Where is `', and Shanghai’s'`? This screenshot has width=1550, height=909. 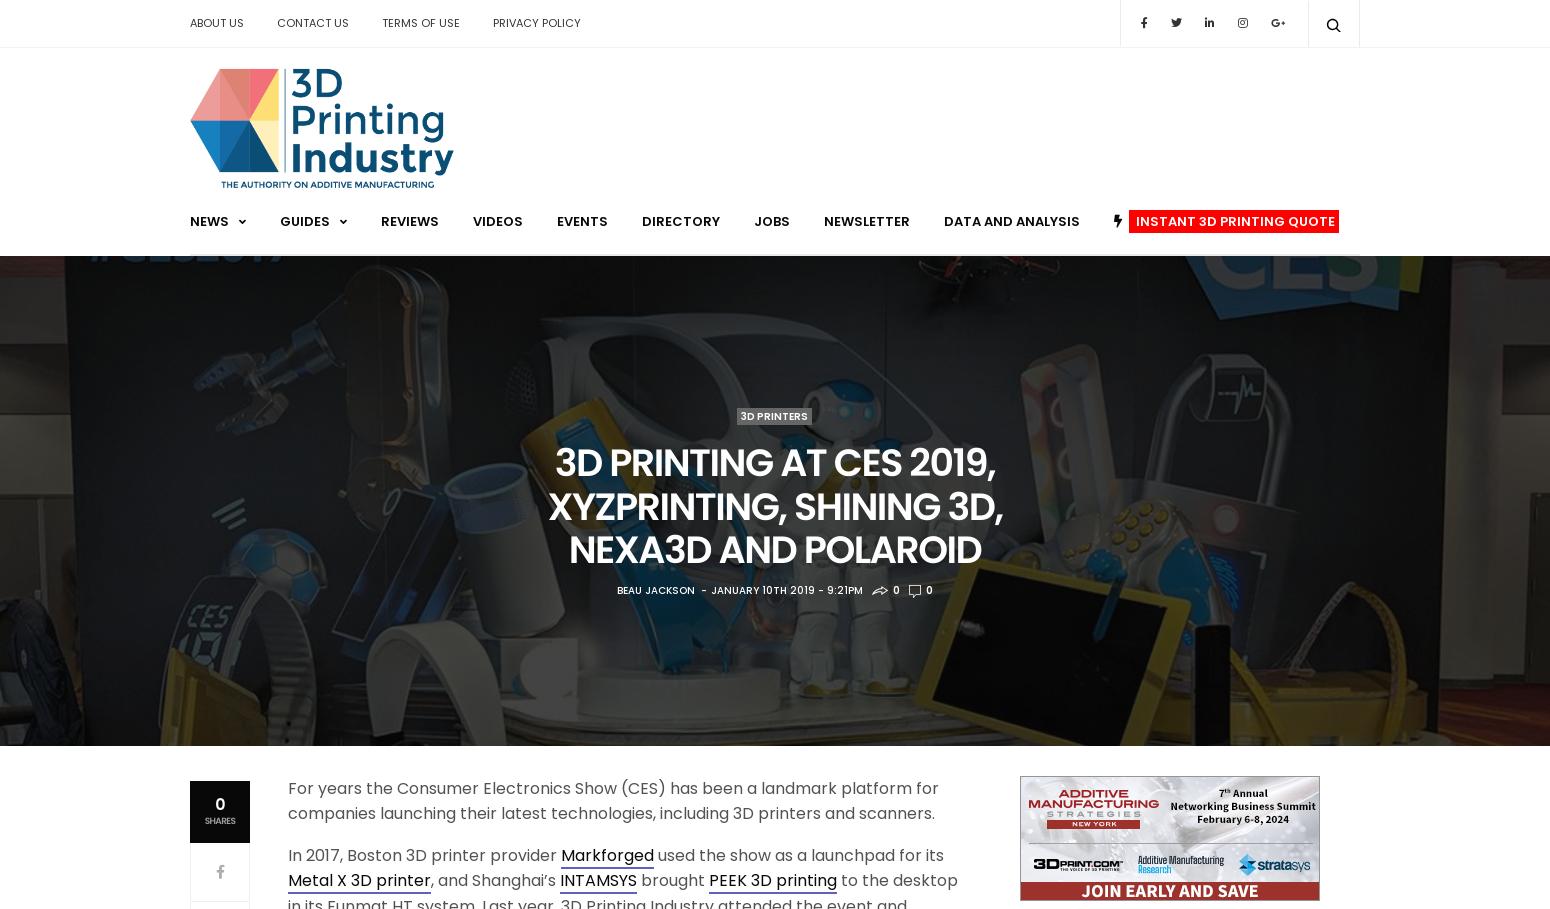
', and Shanghai’s' is located at coordinates (494, 880).